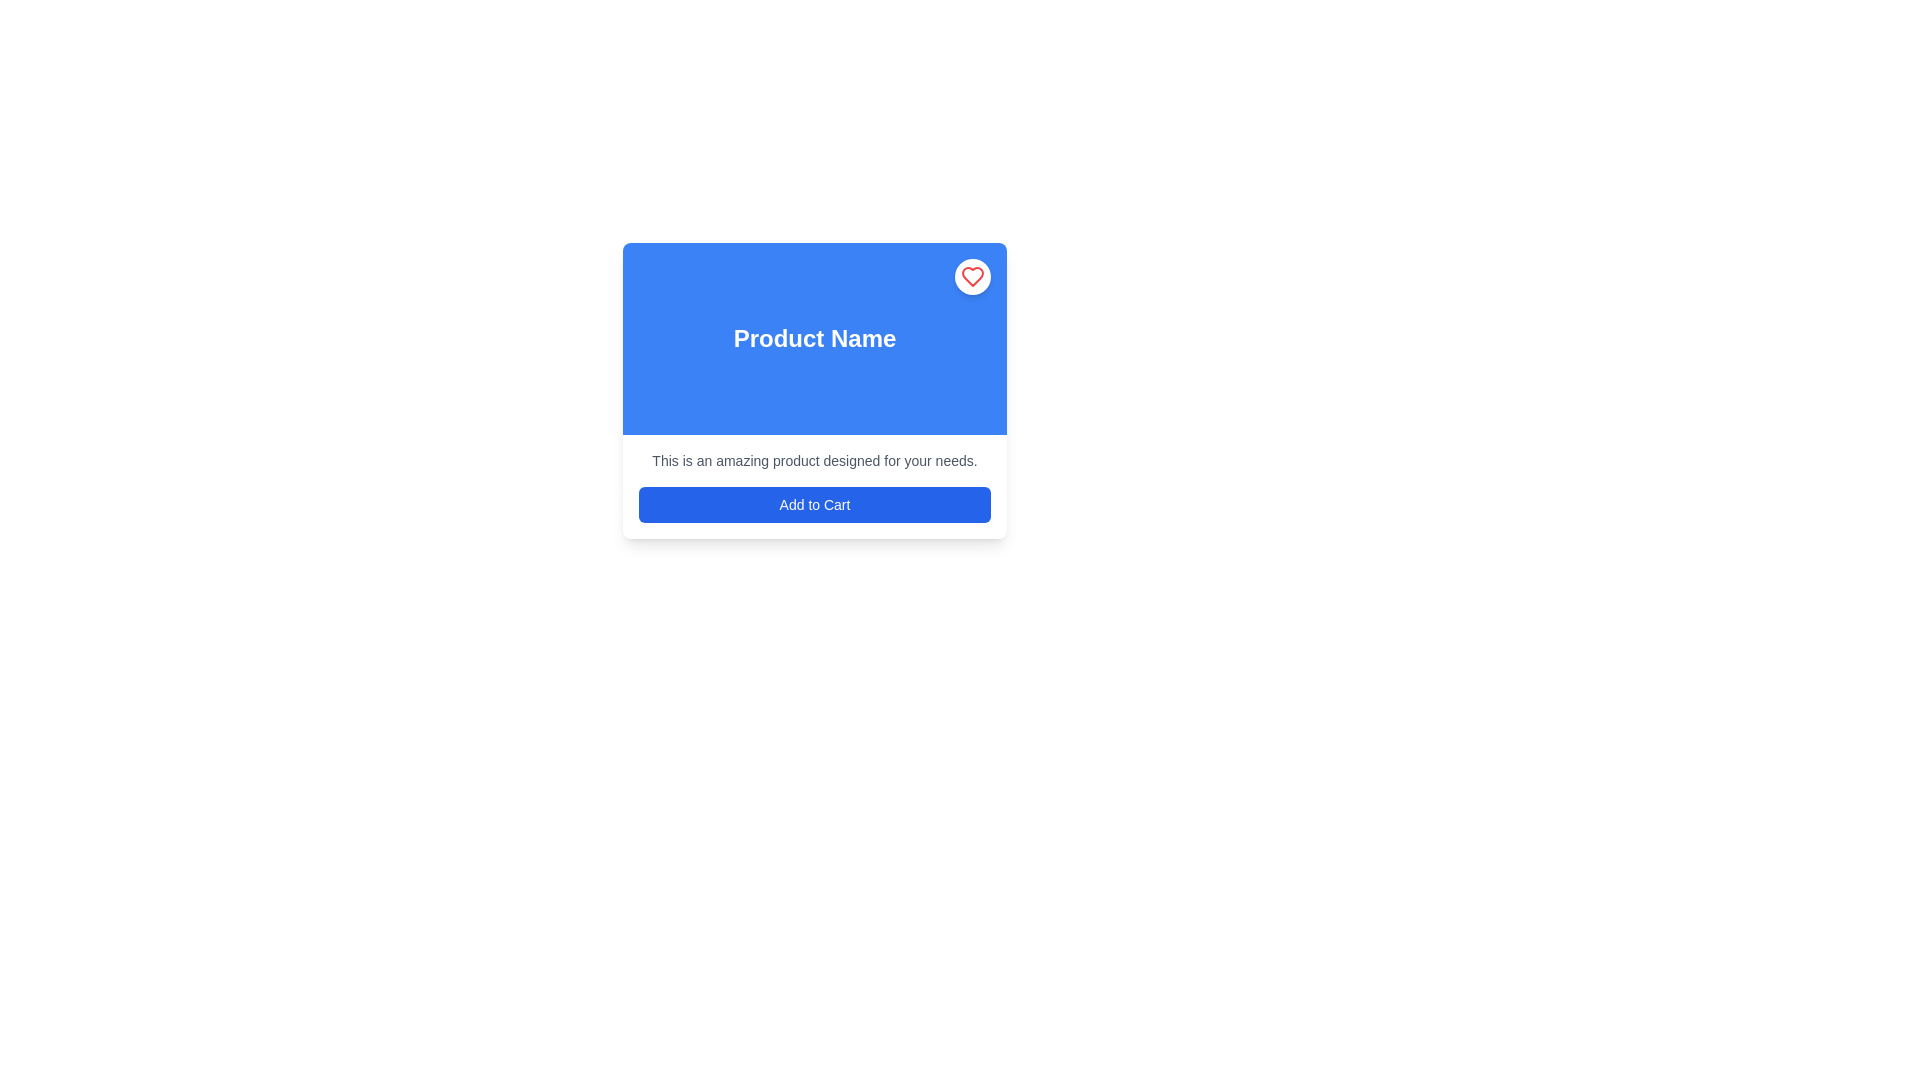 Image resolution: width=1920 pixels, height=1080 pixels. What do you see at coordinates (815, 504) in the screenshot?
I see `the second button in the middle section of the interface` at bounding box center [815, 504].